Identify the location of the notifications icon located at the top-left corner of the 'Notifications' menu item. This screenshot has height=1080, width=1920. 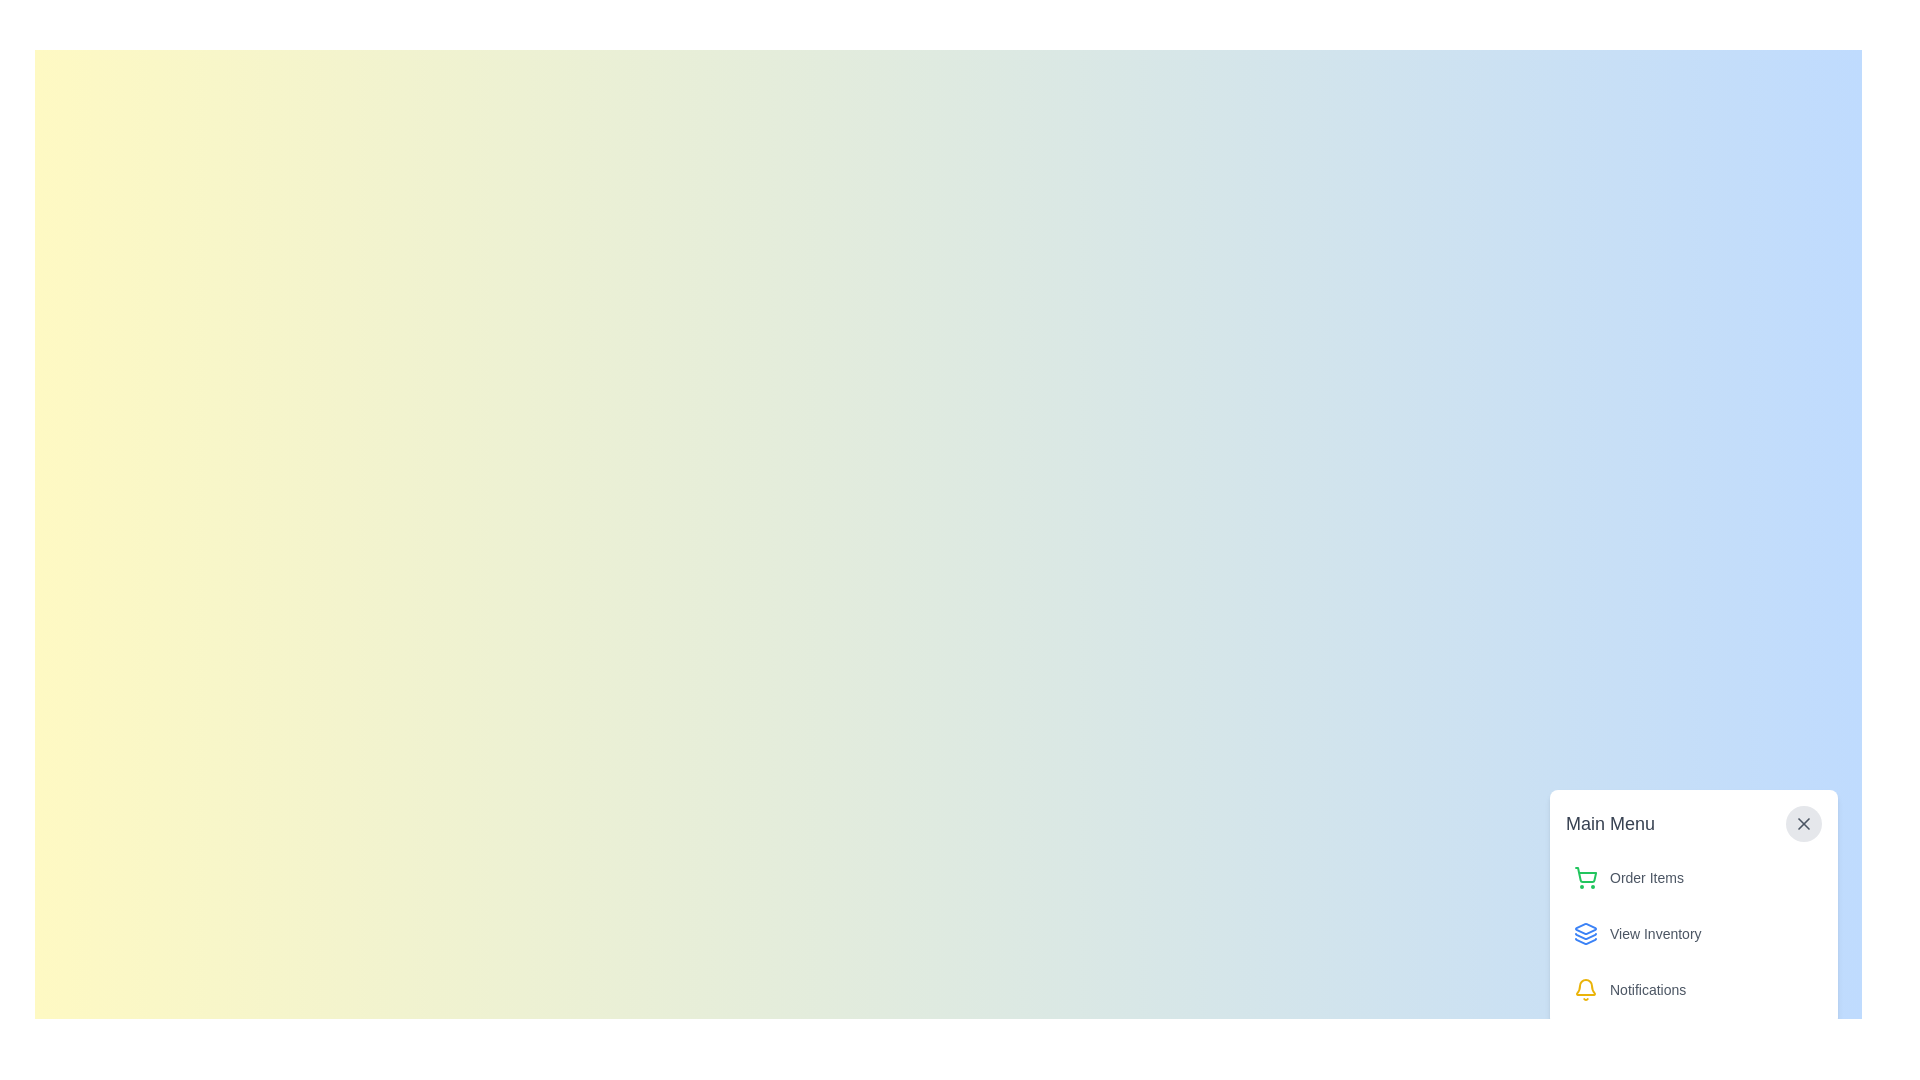
(1584, 990).